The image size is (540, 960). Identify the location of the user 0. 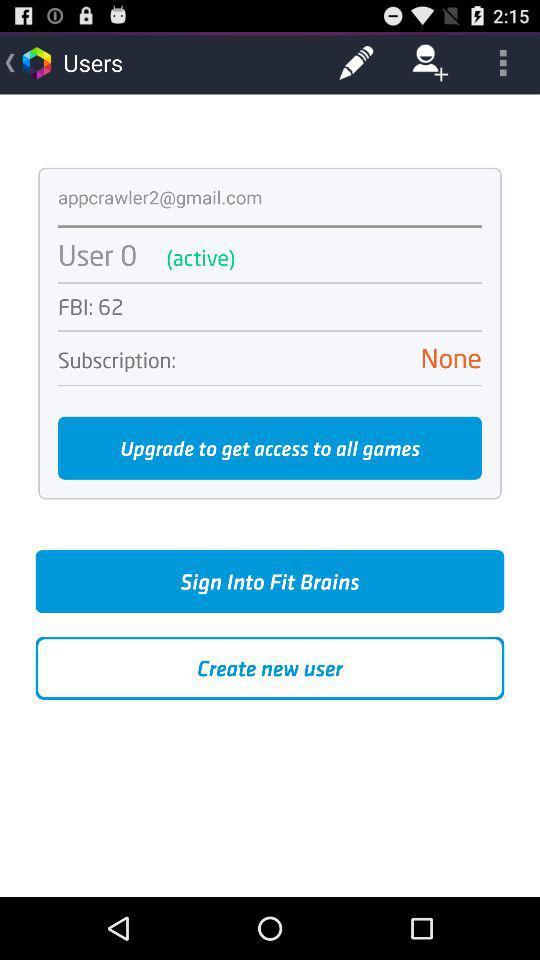
(96, 254).